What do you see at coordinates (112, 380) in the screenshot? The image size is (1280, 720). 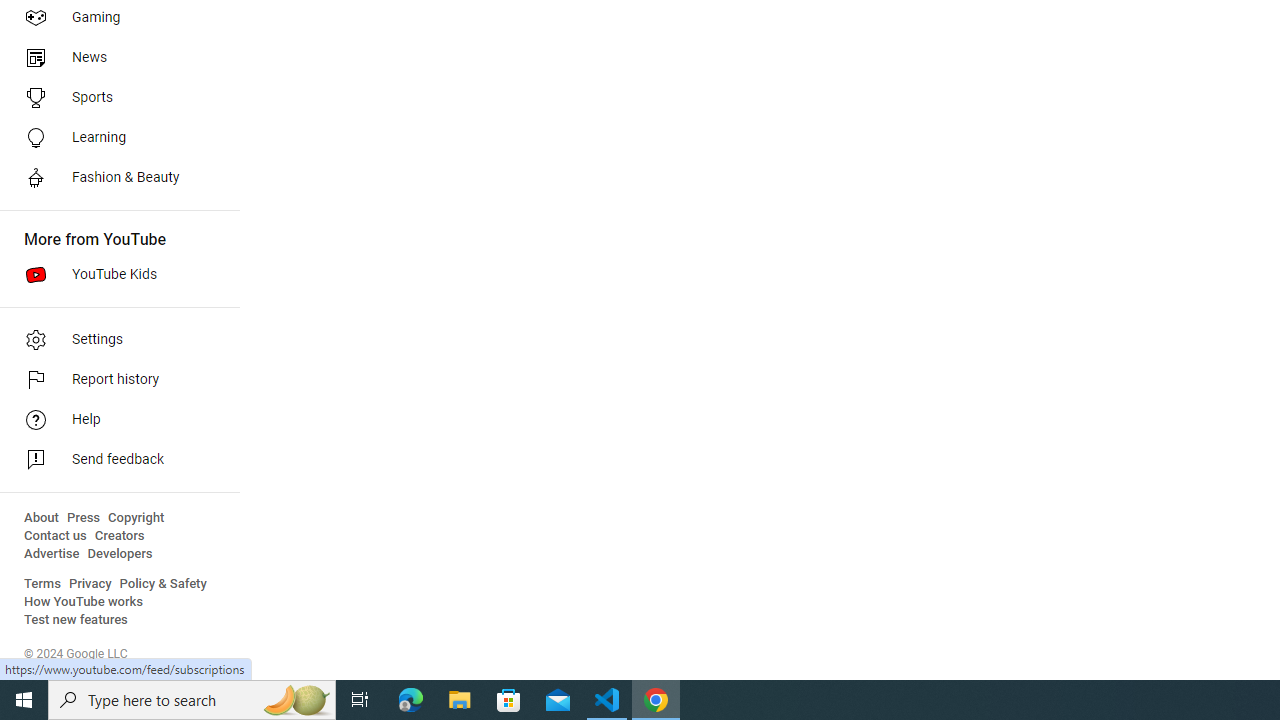 I see `'Report history'` at bounding box center [112, 380].